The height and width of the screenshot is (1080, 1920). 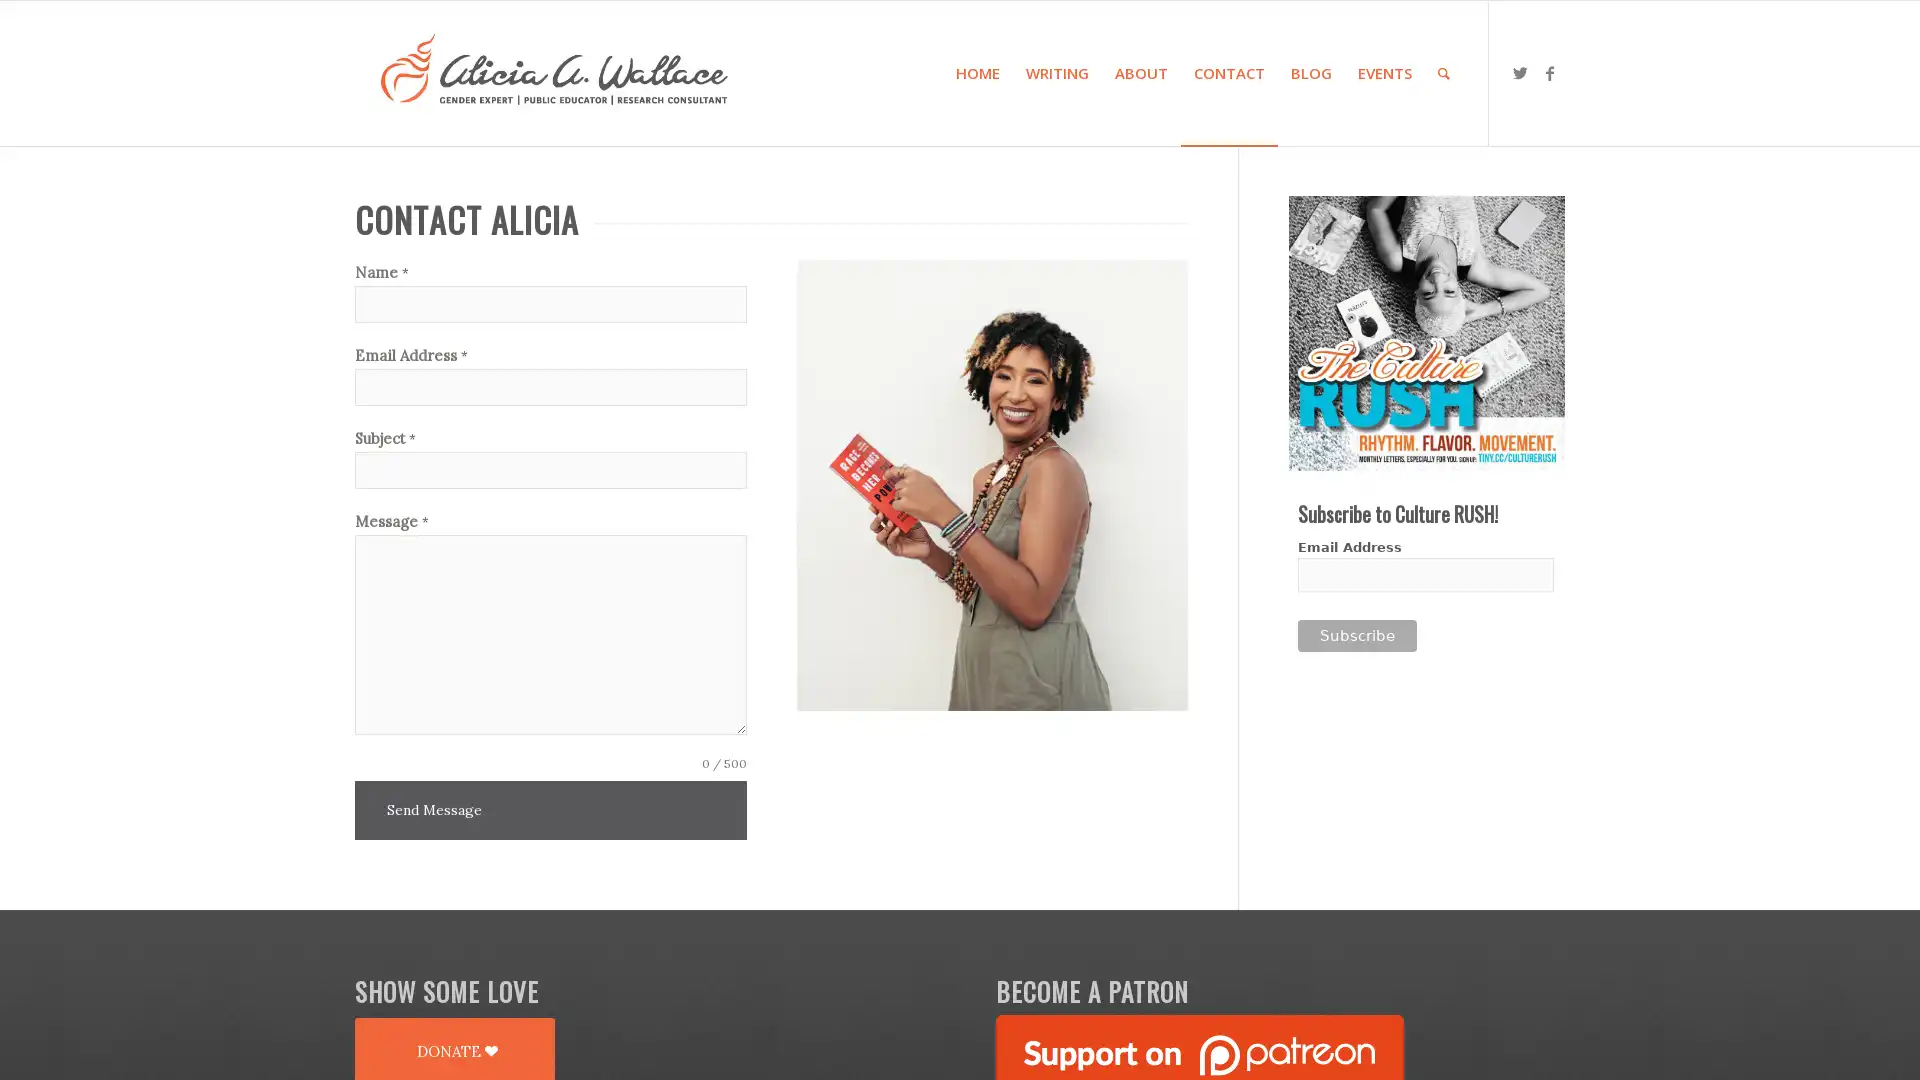 What do you see at coordinates (1356, 636) in the screenshot?
I see `Subscribe` at bounding box center [1356, 636].